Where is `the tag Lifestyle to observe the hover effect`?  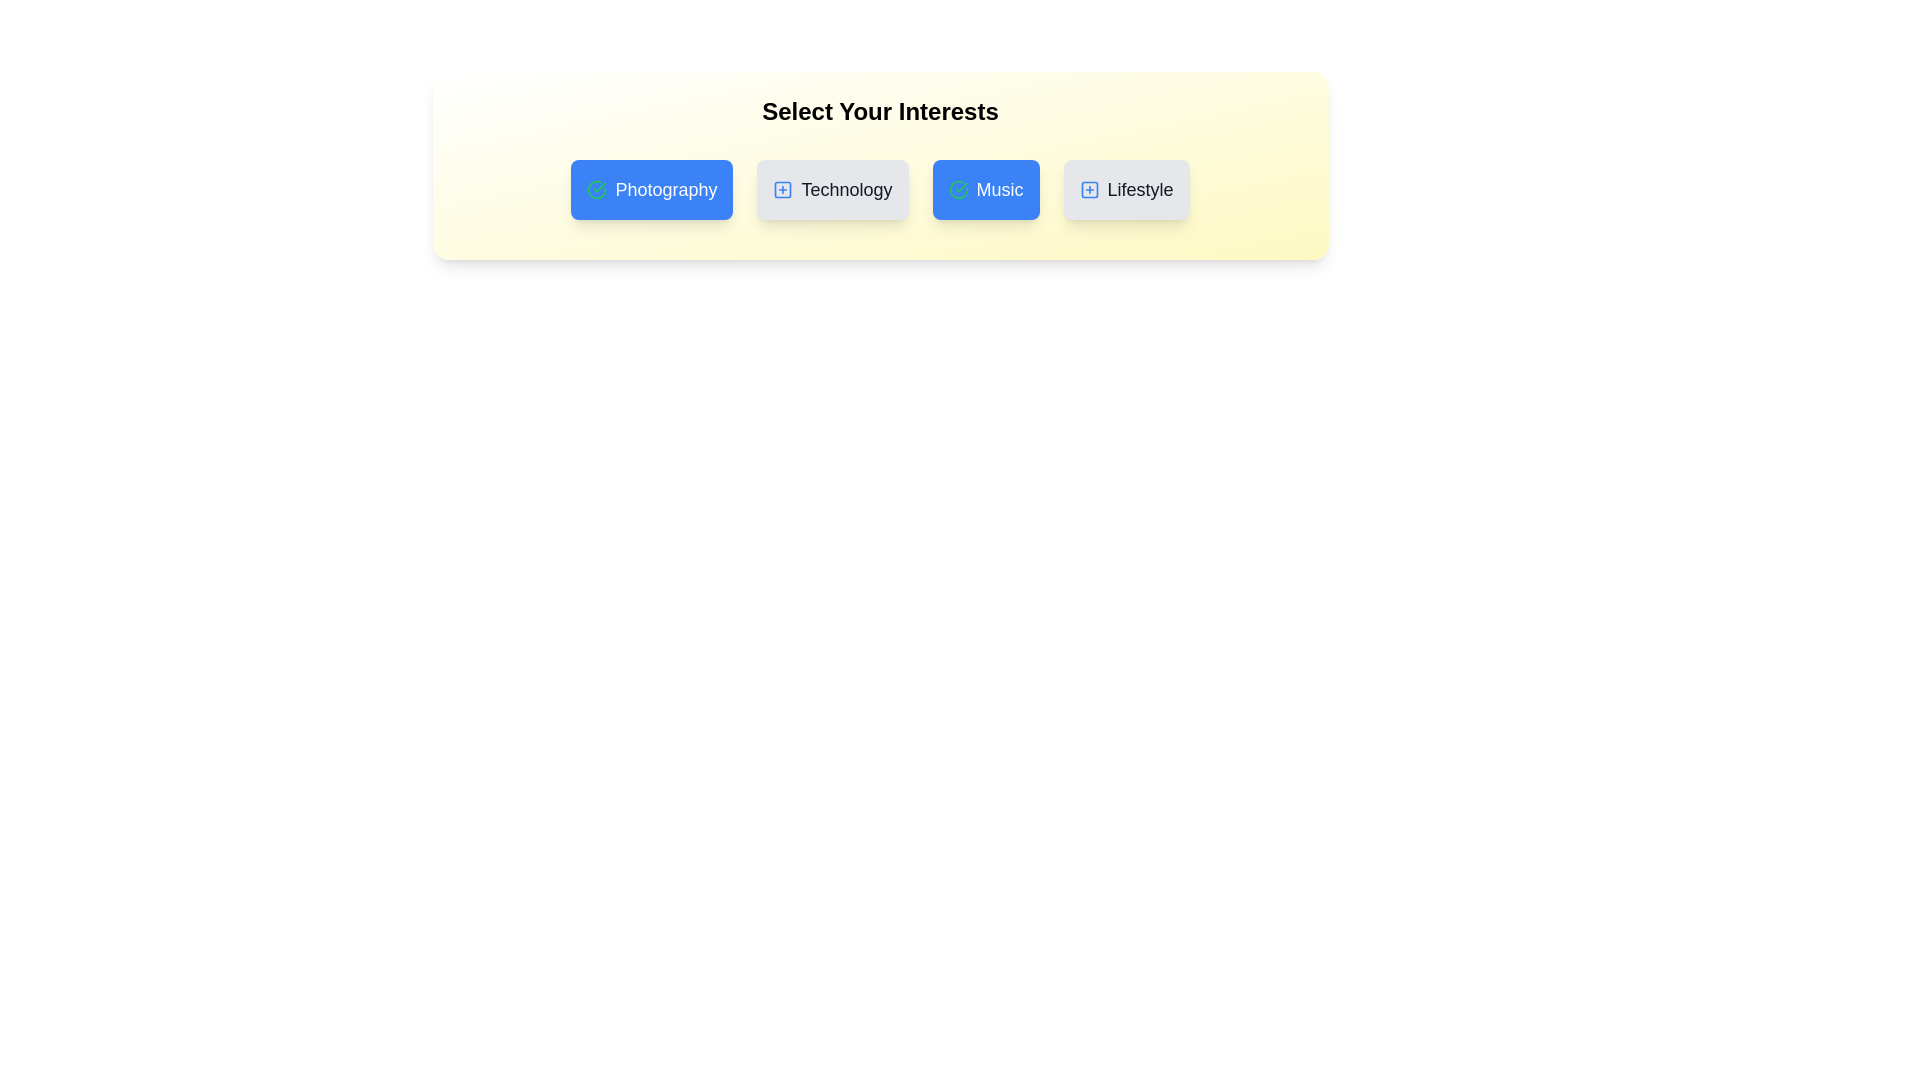 the tag Lifestyle to observe the hover effect is located at coordinates (1127, 189).